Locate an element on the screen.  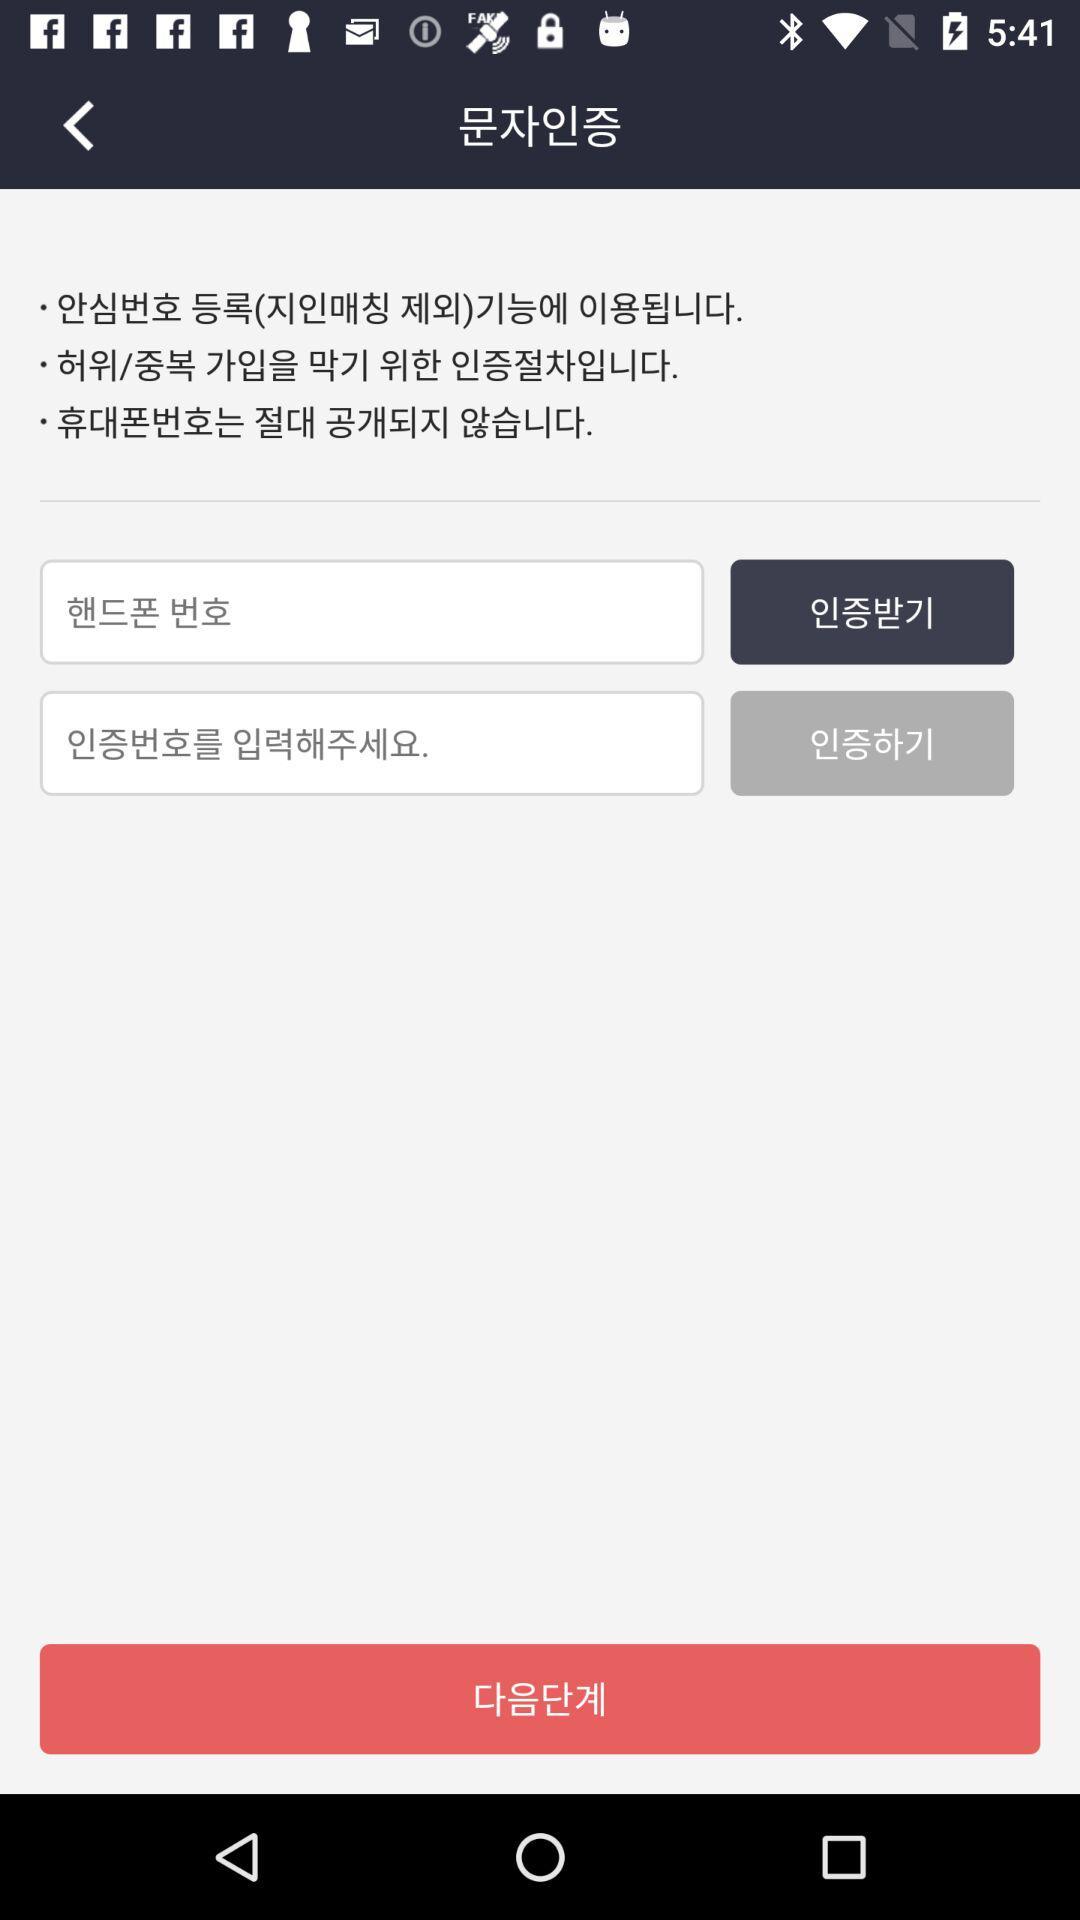
icon on the right is located at coordinates (871, 742).